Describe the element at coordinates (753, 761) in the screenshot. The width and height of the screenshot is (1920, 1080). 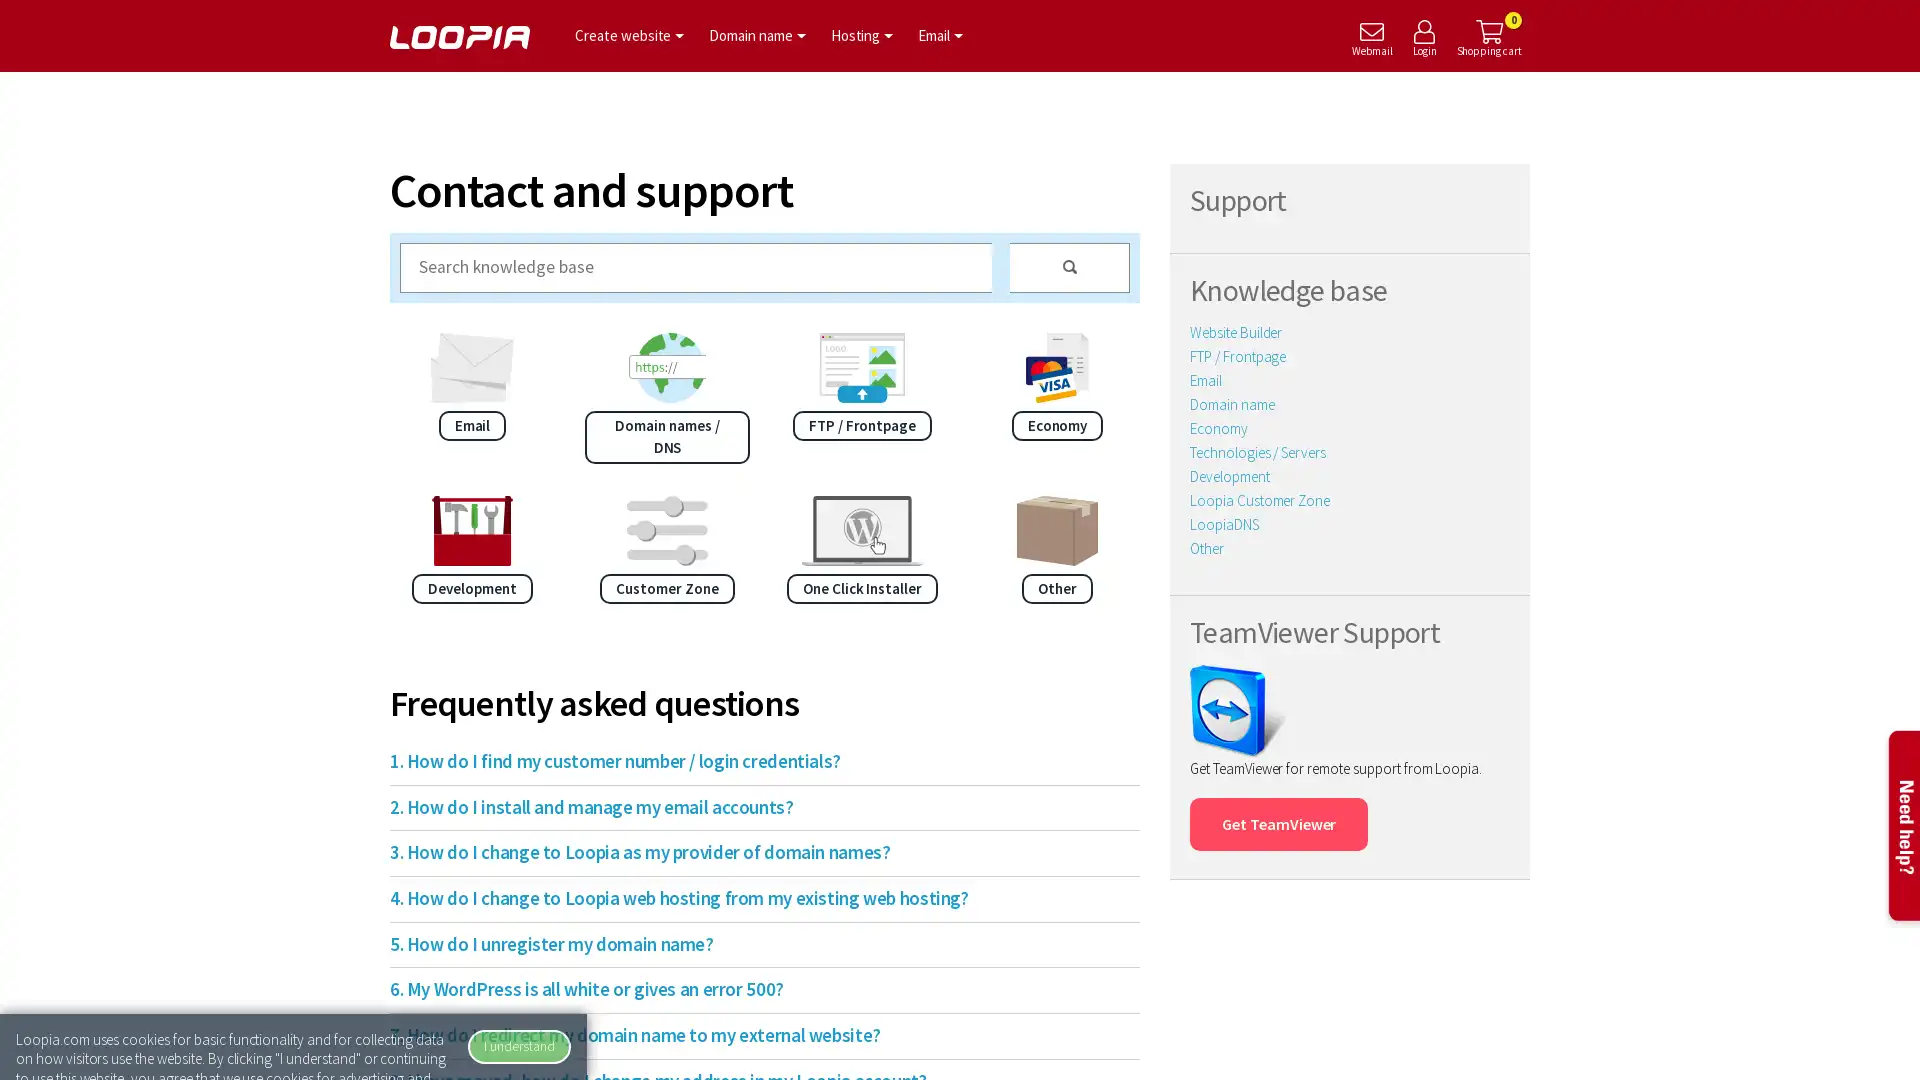
I see `1. How do I find my customer number / login credentials?` at that location.